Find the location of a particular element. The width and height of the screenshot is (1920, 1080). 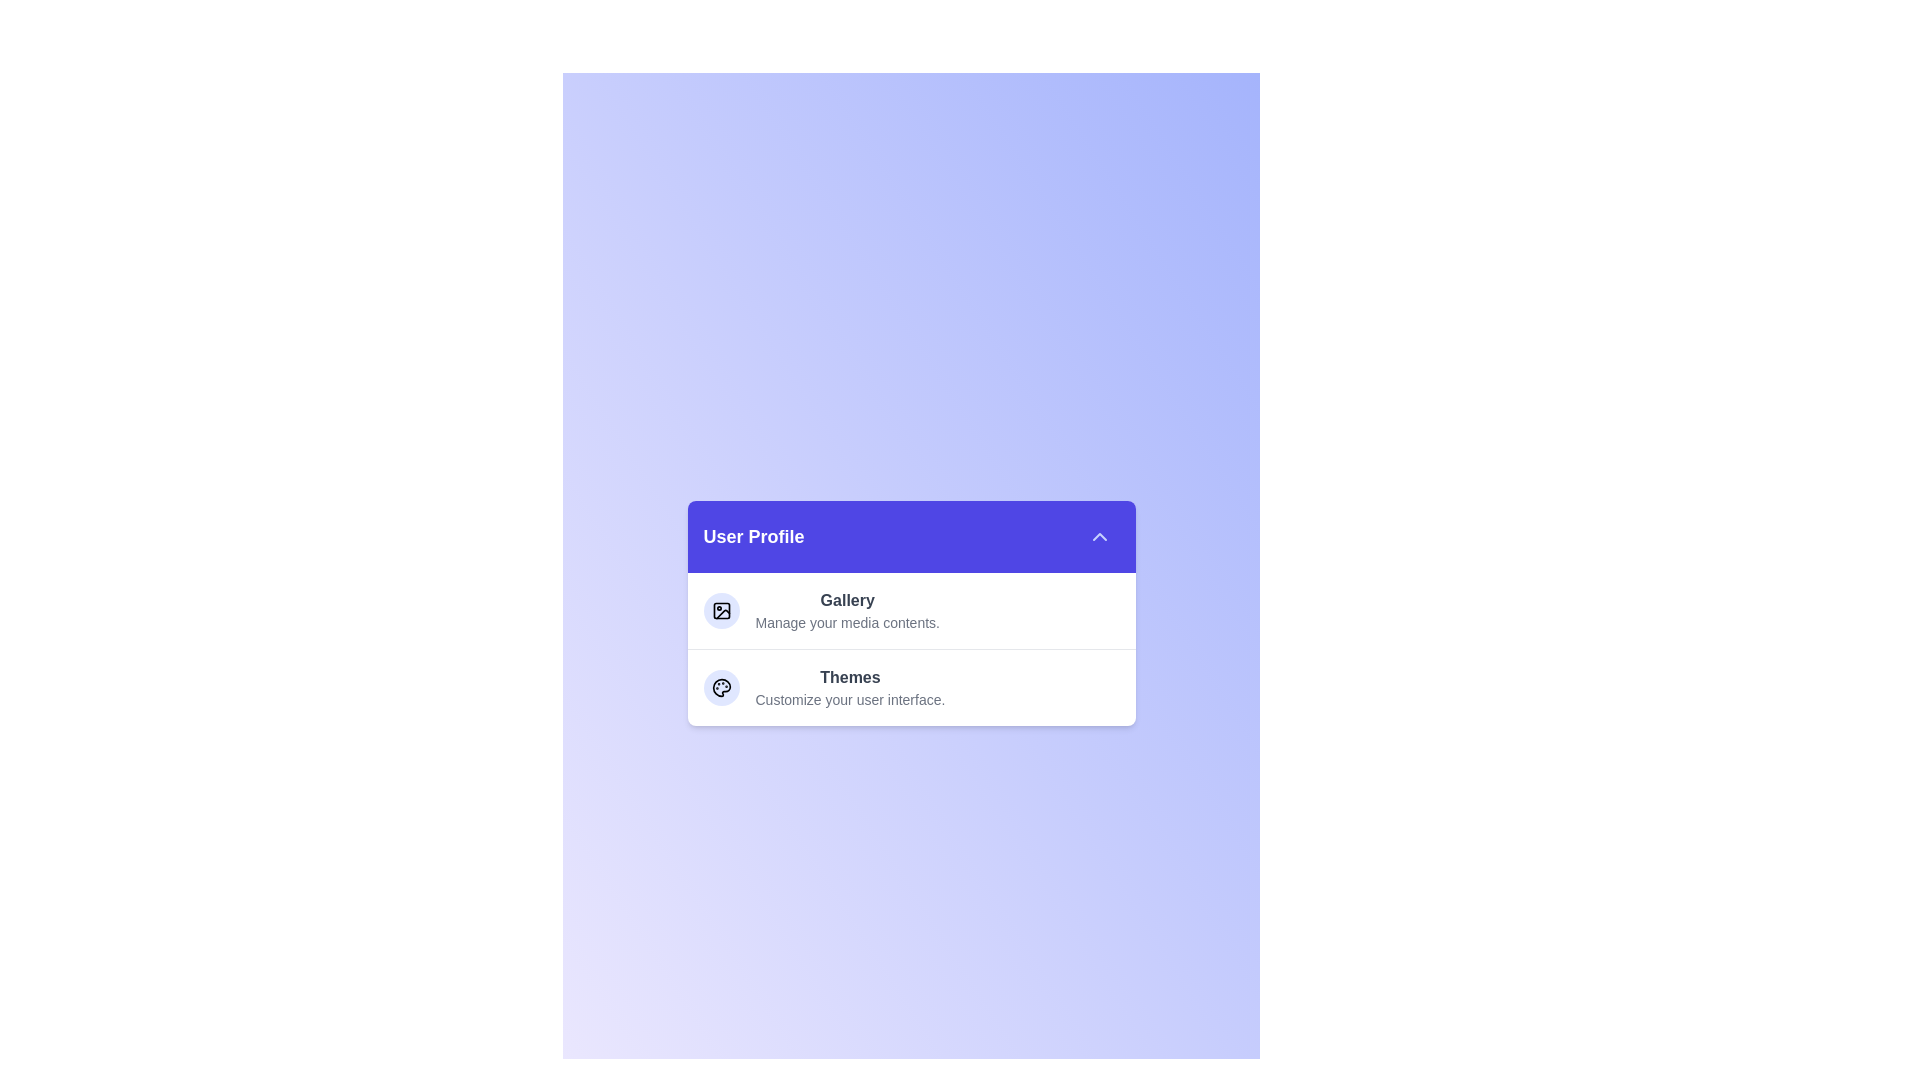

the icon for Gallery menu option is located at coordinates (720, 609).